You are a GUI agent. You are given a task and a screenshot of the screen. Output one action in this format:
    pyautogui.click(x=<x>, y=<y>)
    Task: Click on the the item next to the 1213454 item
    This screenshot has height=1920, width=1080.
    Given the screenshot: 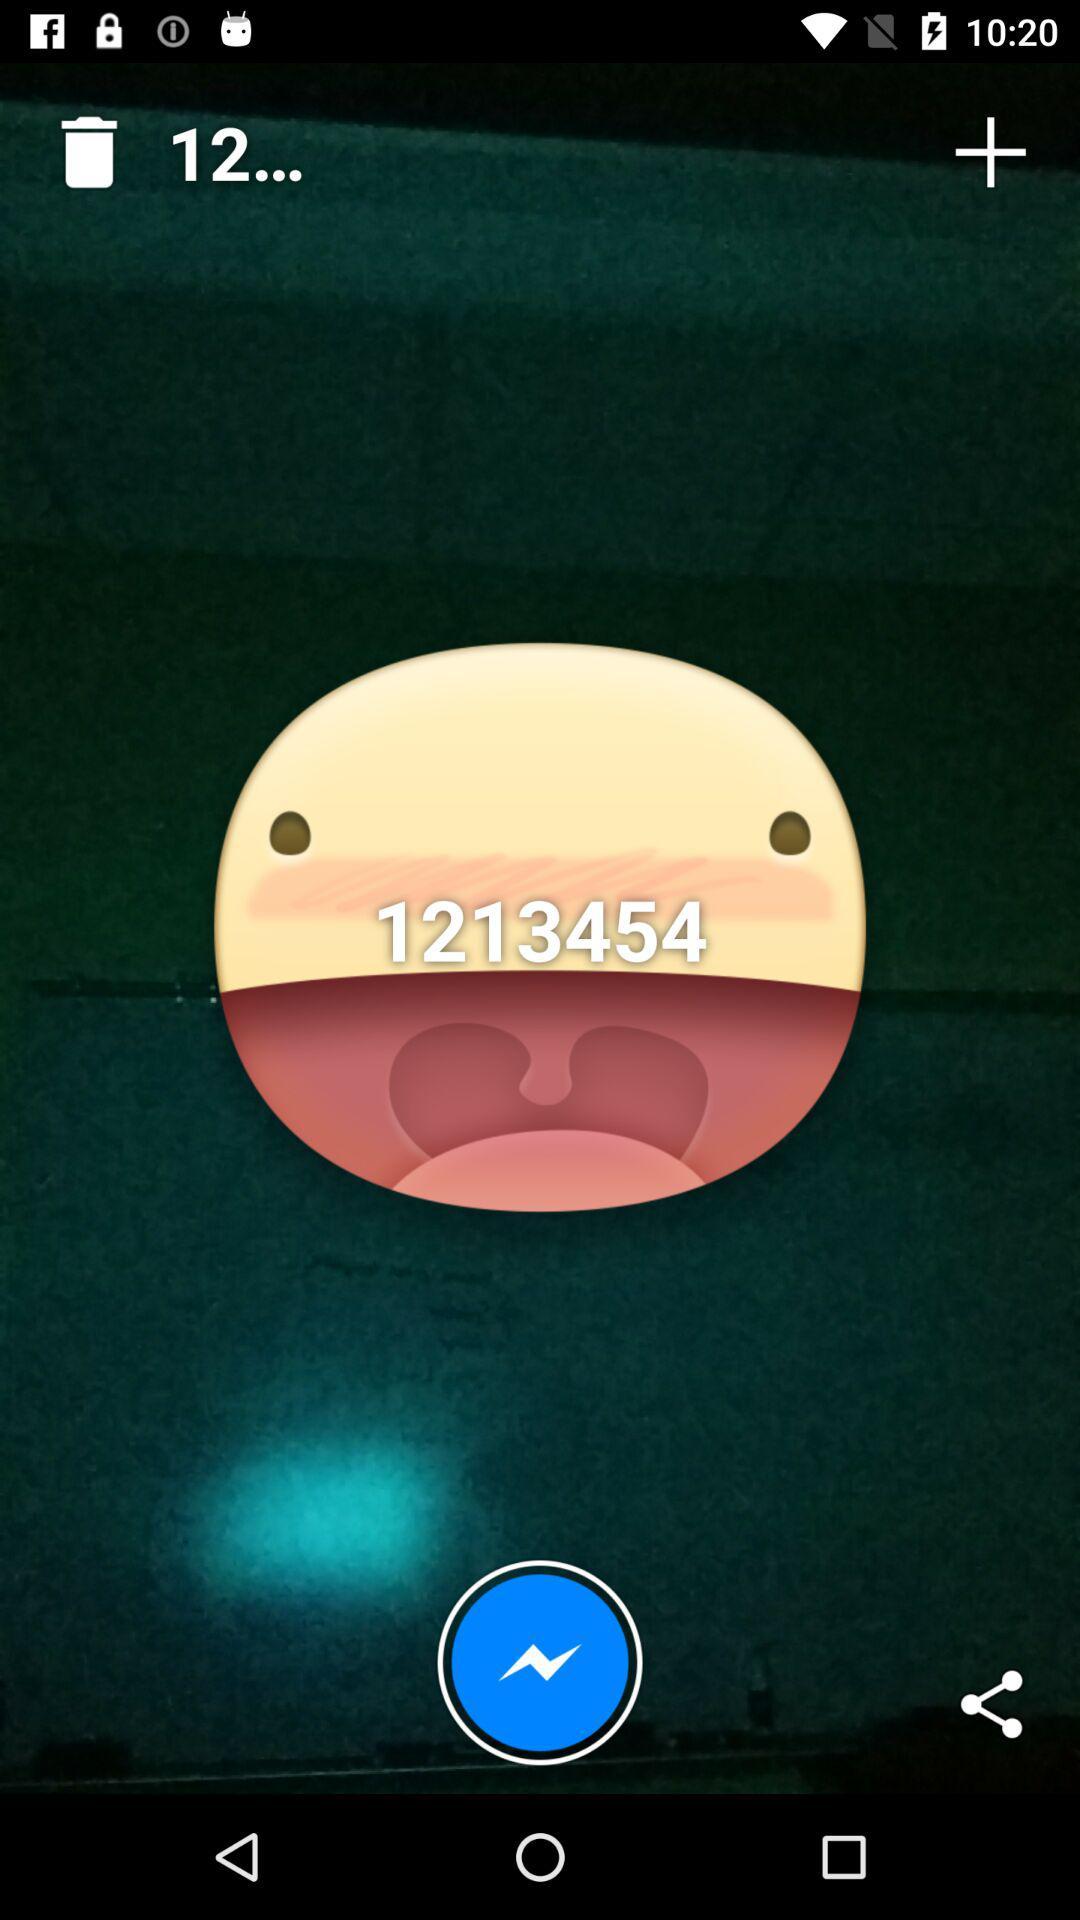 What is the action you would take?
    pyautogui.click(x=990, y=151)
    